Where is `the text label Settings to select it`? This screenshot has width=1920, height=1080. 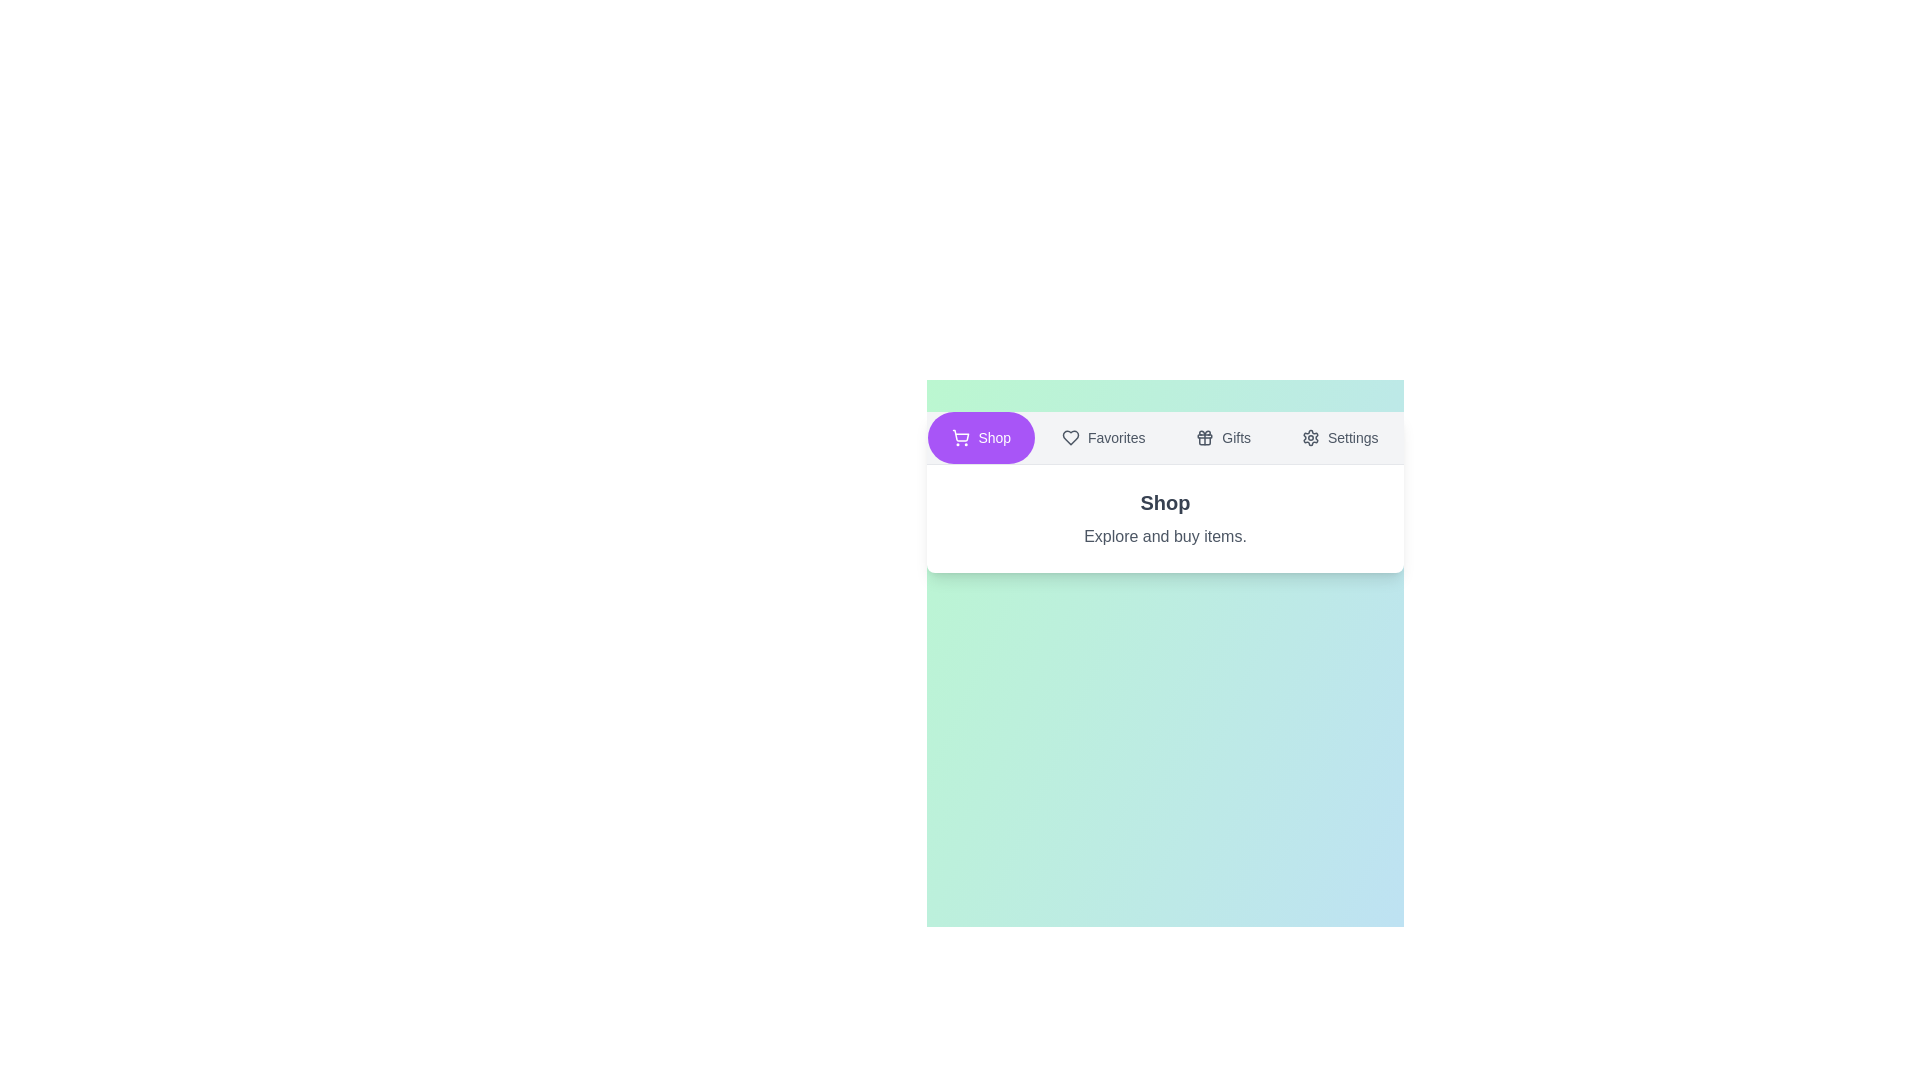
the text label Settings to select it is located at coordinates (1340, 437).